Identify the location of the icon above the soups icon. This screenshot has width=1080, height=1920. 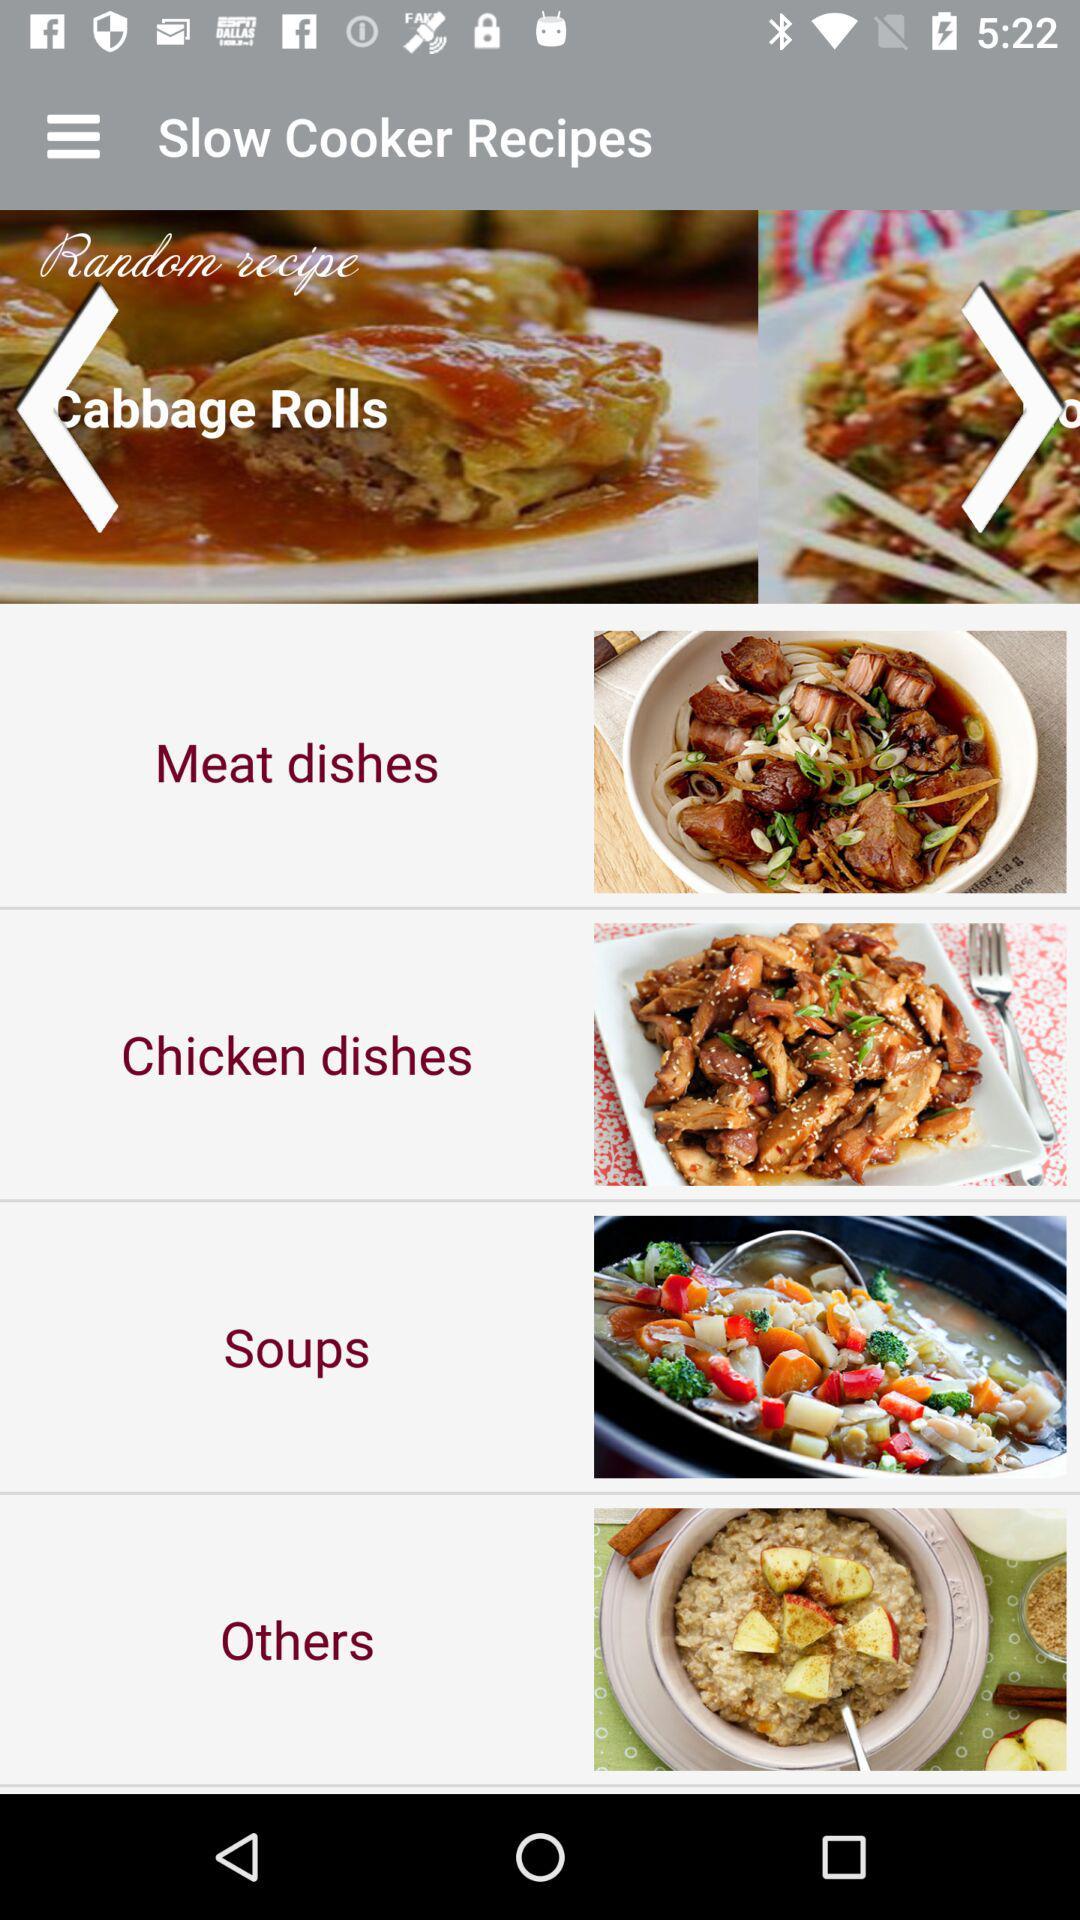
(297, 1053).